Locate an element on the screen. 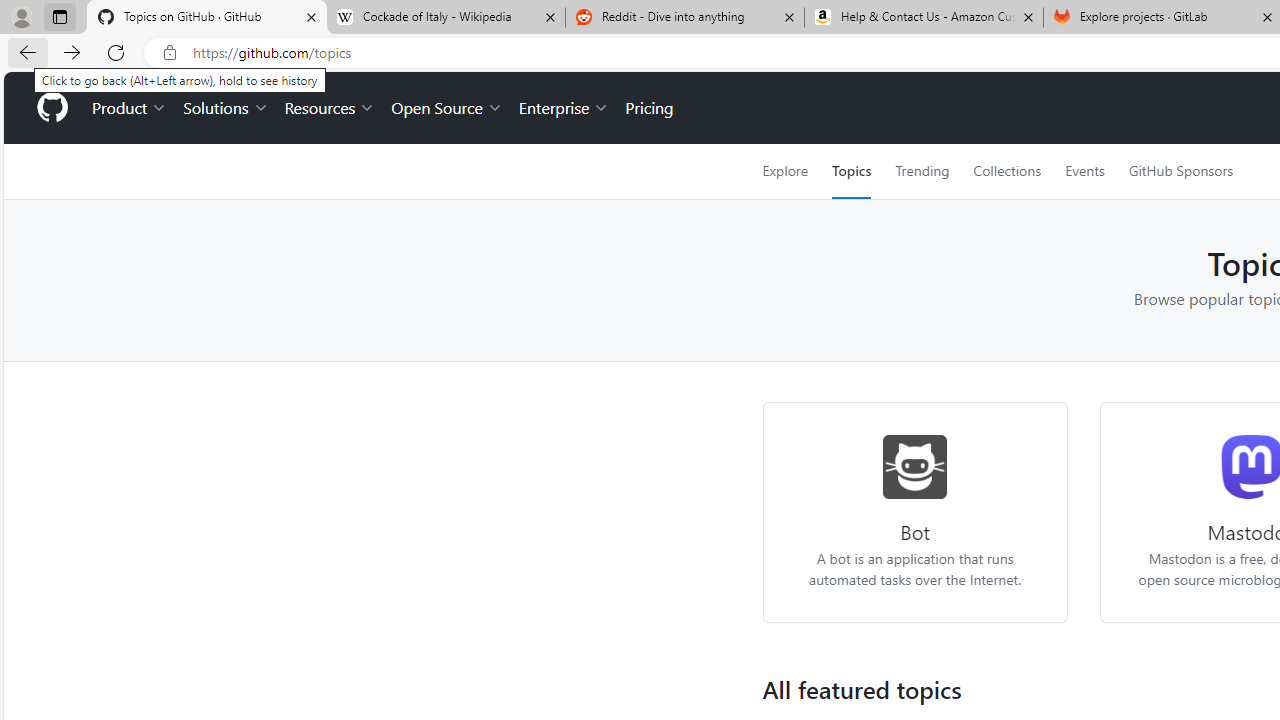 The height and width of the screenshot is (720, 1280). 'Cockade of Italy - Wikipedia' is located at coordinates (444, 17).